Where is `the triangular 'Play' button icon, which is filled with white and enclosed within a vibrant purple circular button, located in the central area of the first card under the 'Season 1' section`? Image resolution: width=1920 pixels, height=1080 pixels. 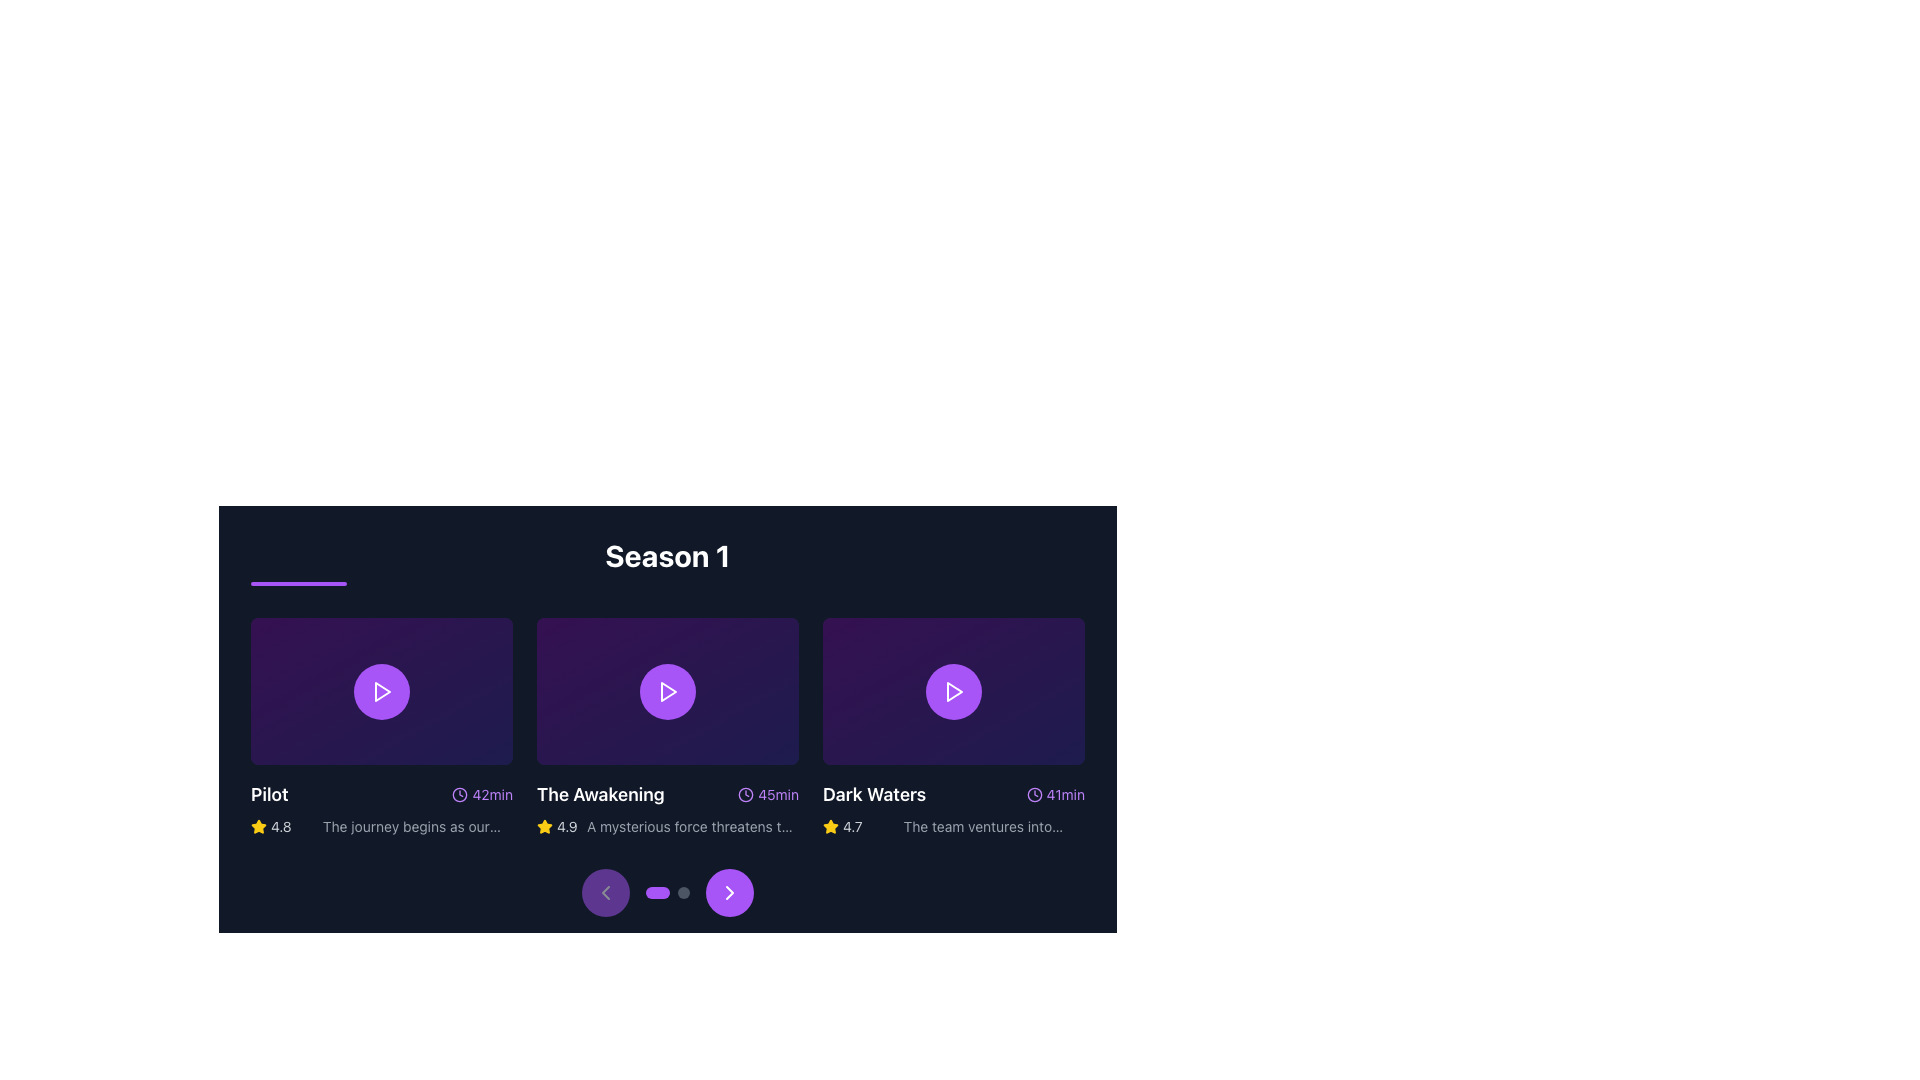 the triangular 'Play' button icon, which is filled with white and enclosed within a vibrant purple circular button, located in the central area of the first card under the 'Season 1' section is located at coordinates (382, 690).